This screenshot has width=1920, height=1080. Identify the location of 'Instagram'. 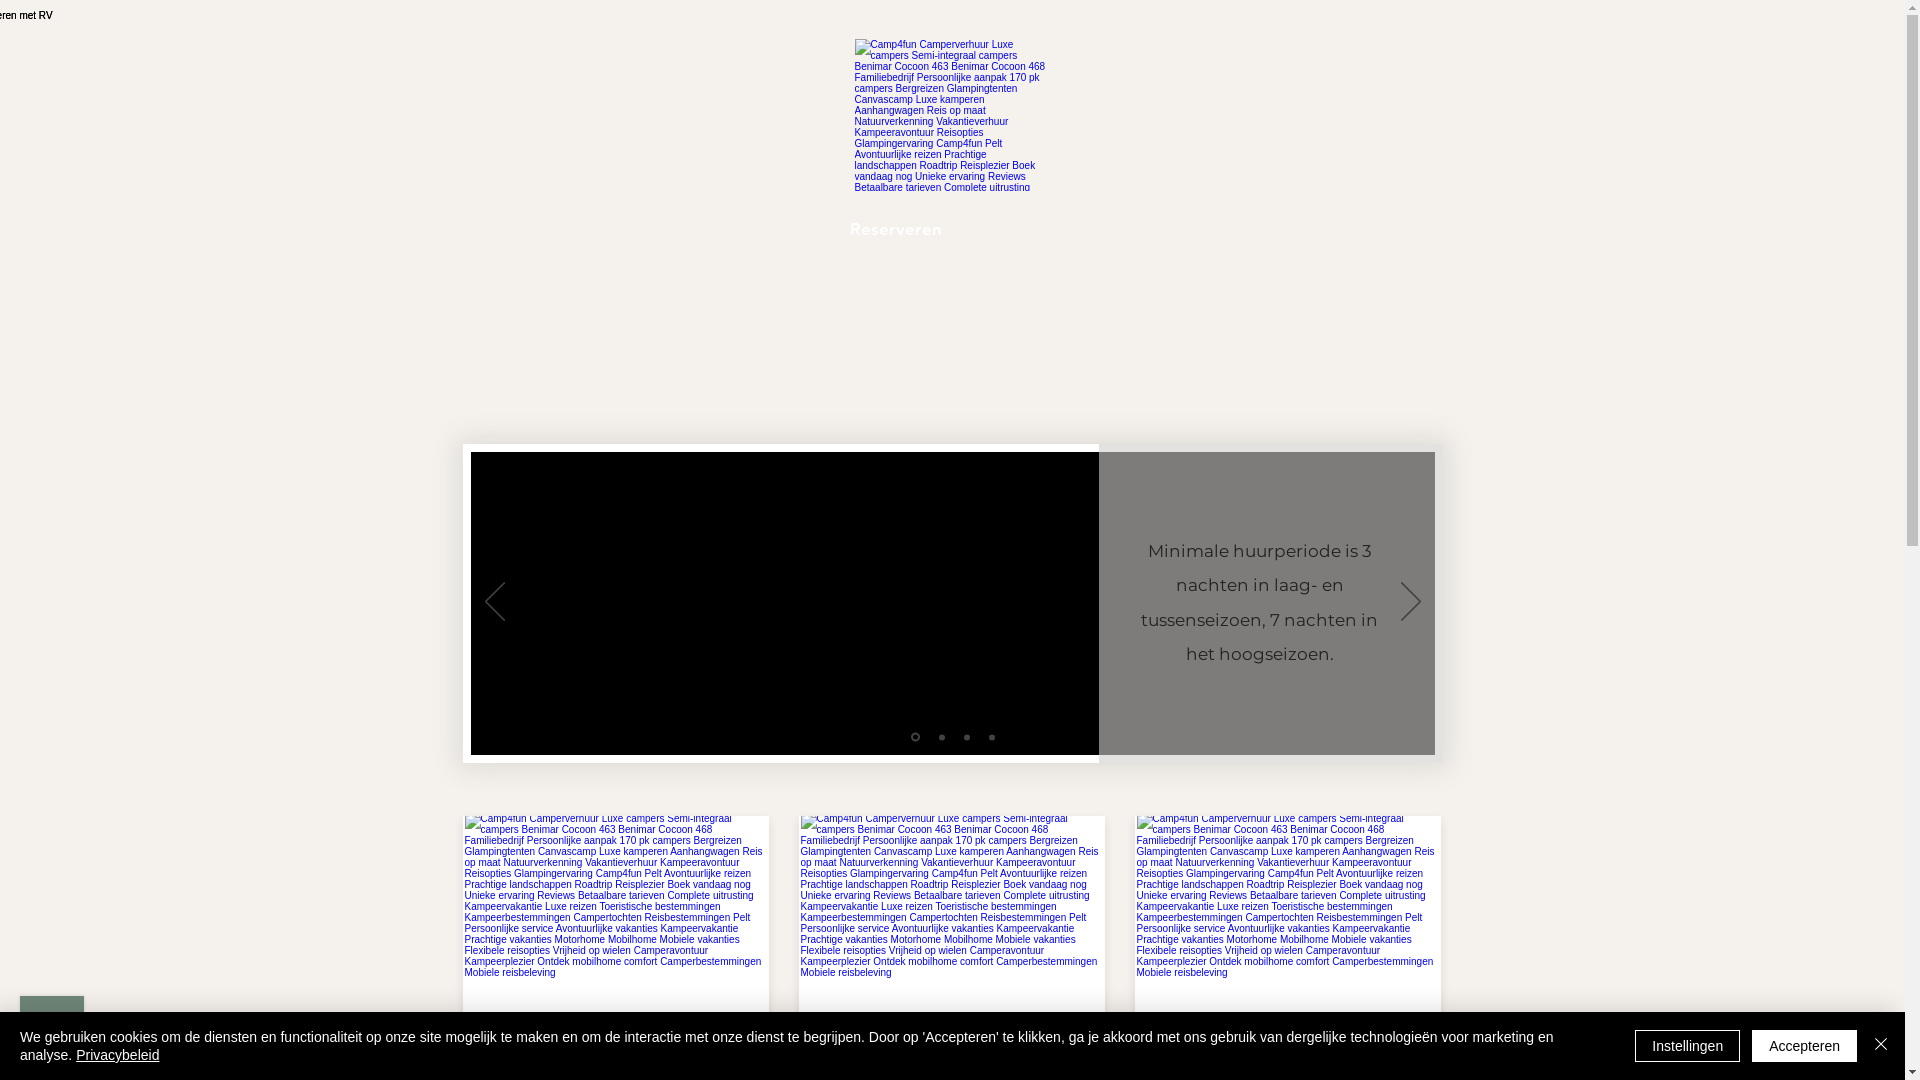
(1178, 227).